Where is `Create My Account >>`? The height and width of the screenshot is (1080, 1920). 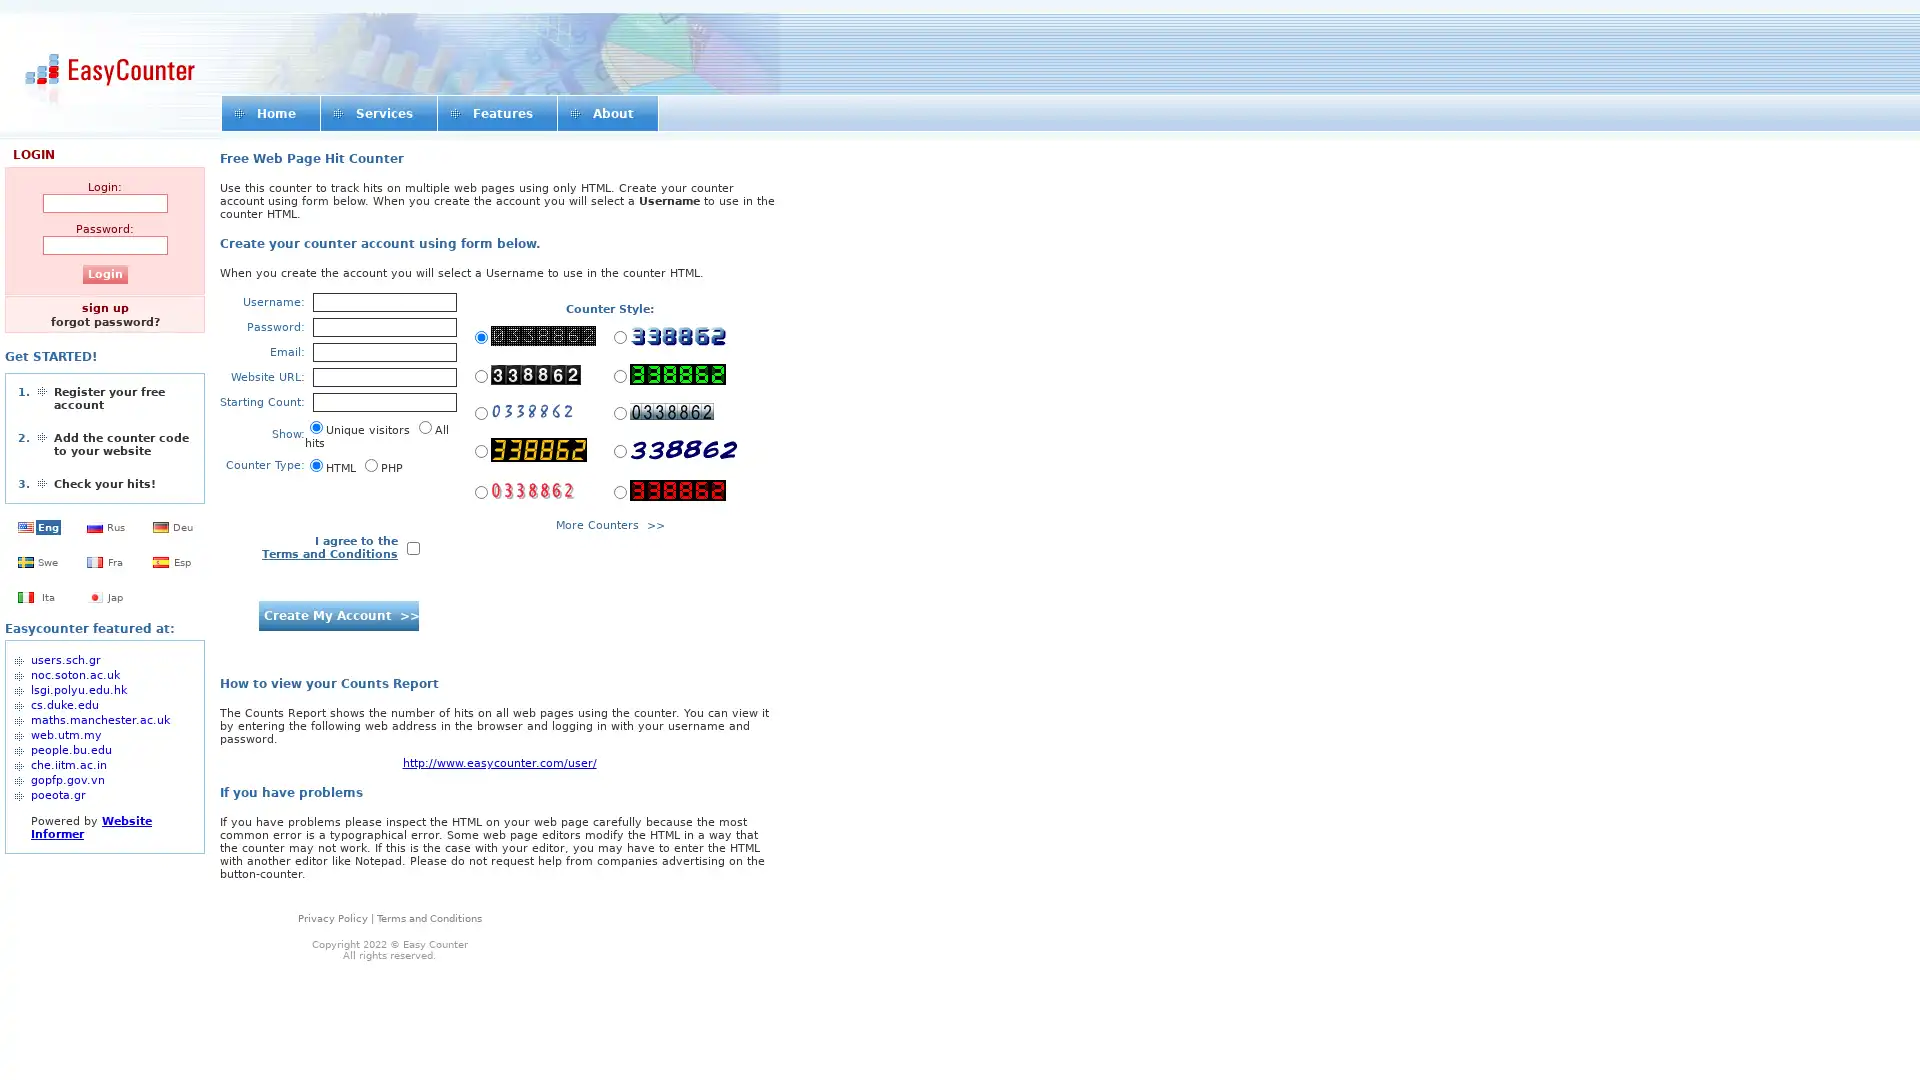 Create My Account >> is located at coordinates (337, 615).